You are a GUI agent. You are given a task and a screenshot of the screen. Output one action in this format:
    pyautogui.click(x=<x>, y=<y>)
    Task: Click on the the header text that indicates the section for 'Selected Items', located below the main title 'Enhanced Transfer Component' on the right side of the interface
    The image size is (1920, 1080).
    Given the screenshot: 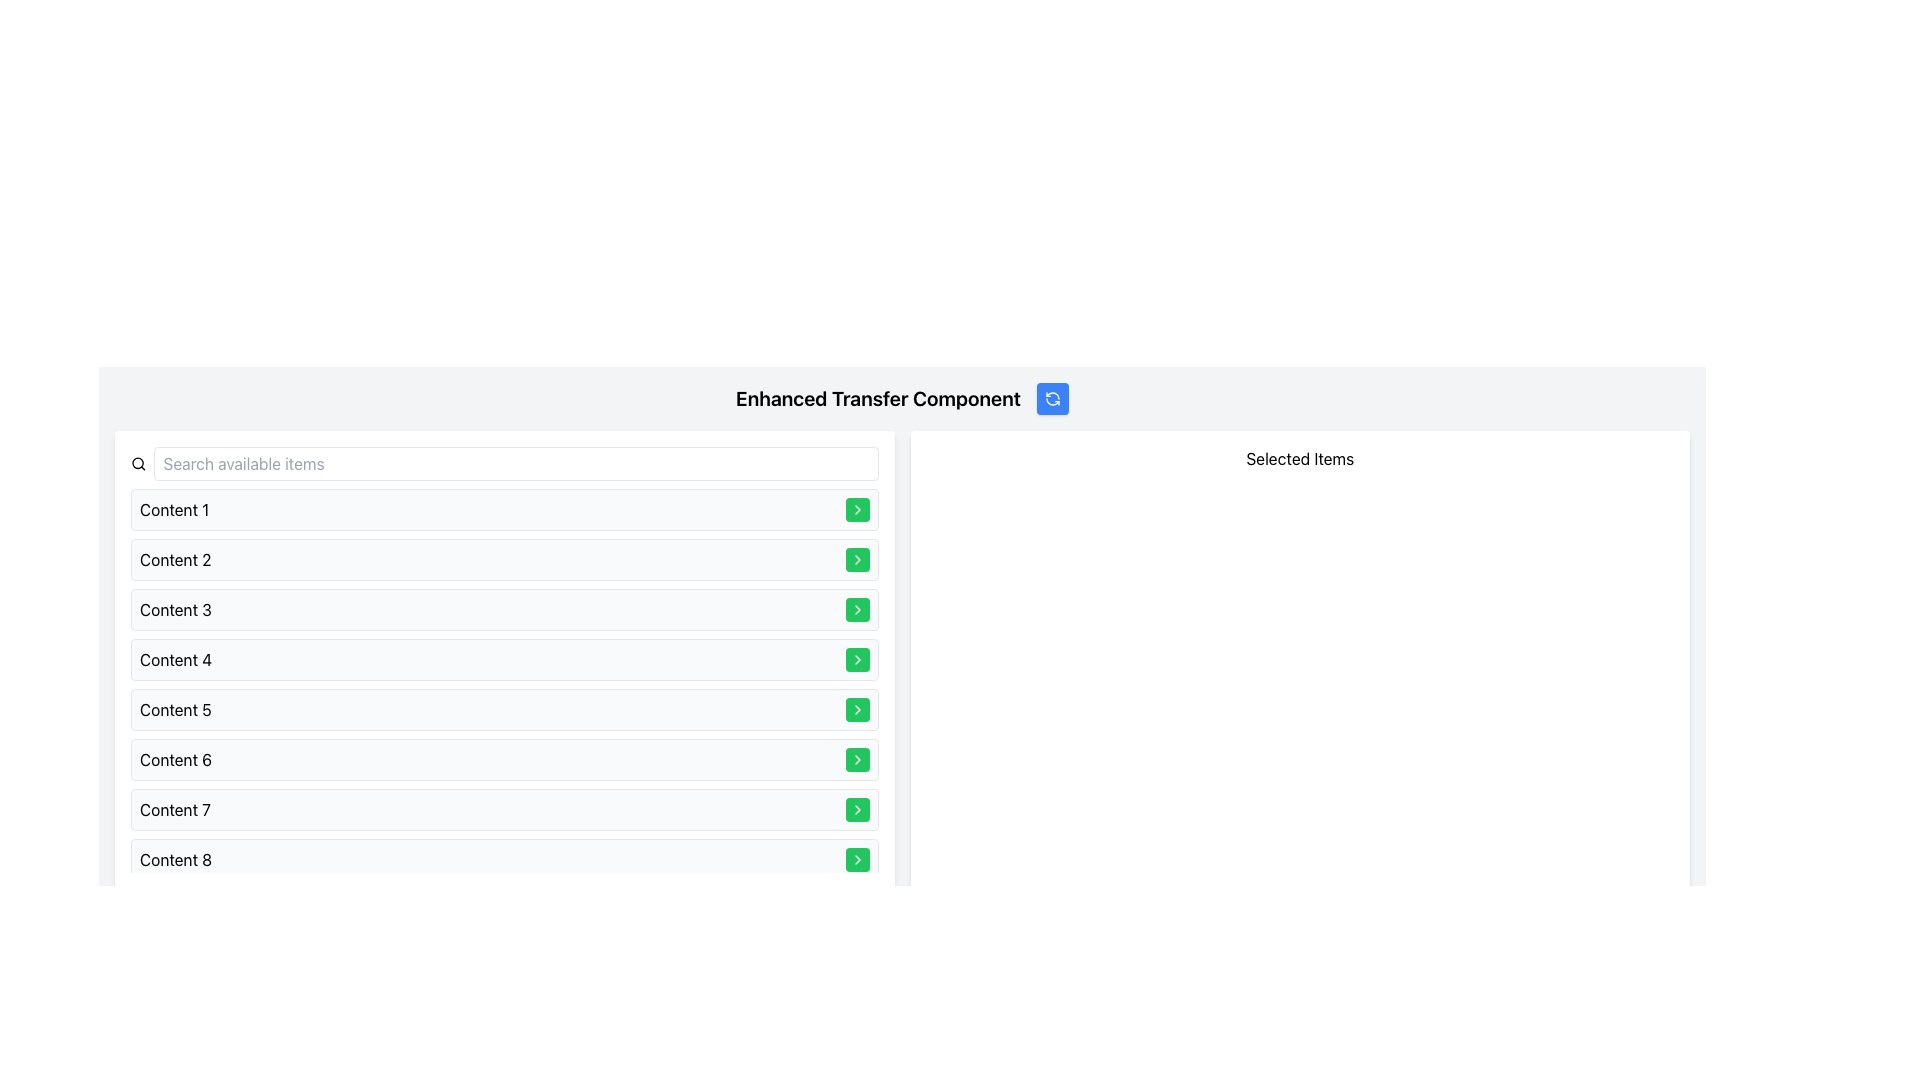 What is the action you would take?
    pyautogui.click(x=1300, y=459)
    